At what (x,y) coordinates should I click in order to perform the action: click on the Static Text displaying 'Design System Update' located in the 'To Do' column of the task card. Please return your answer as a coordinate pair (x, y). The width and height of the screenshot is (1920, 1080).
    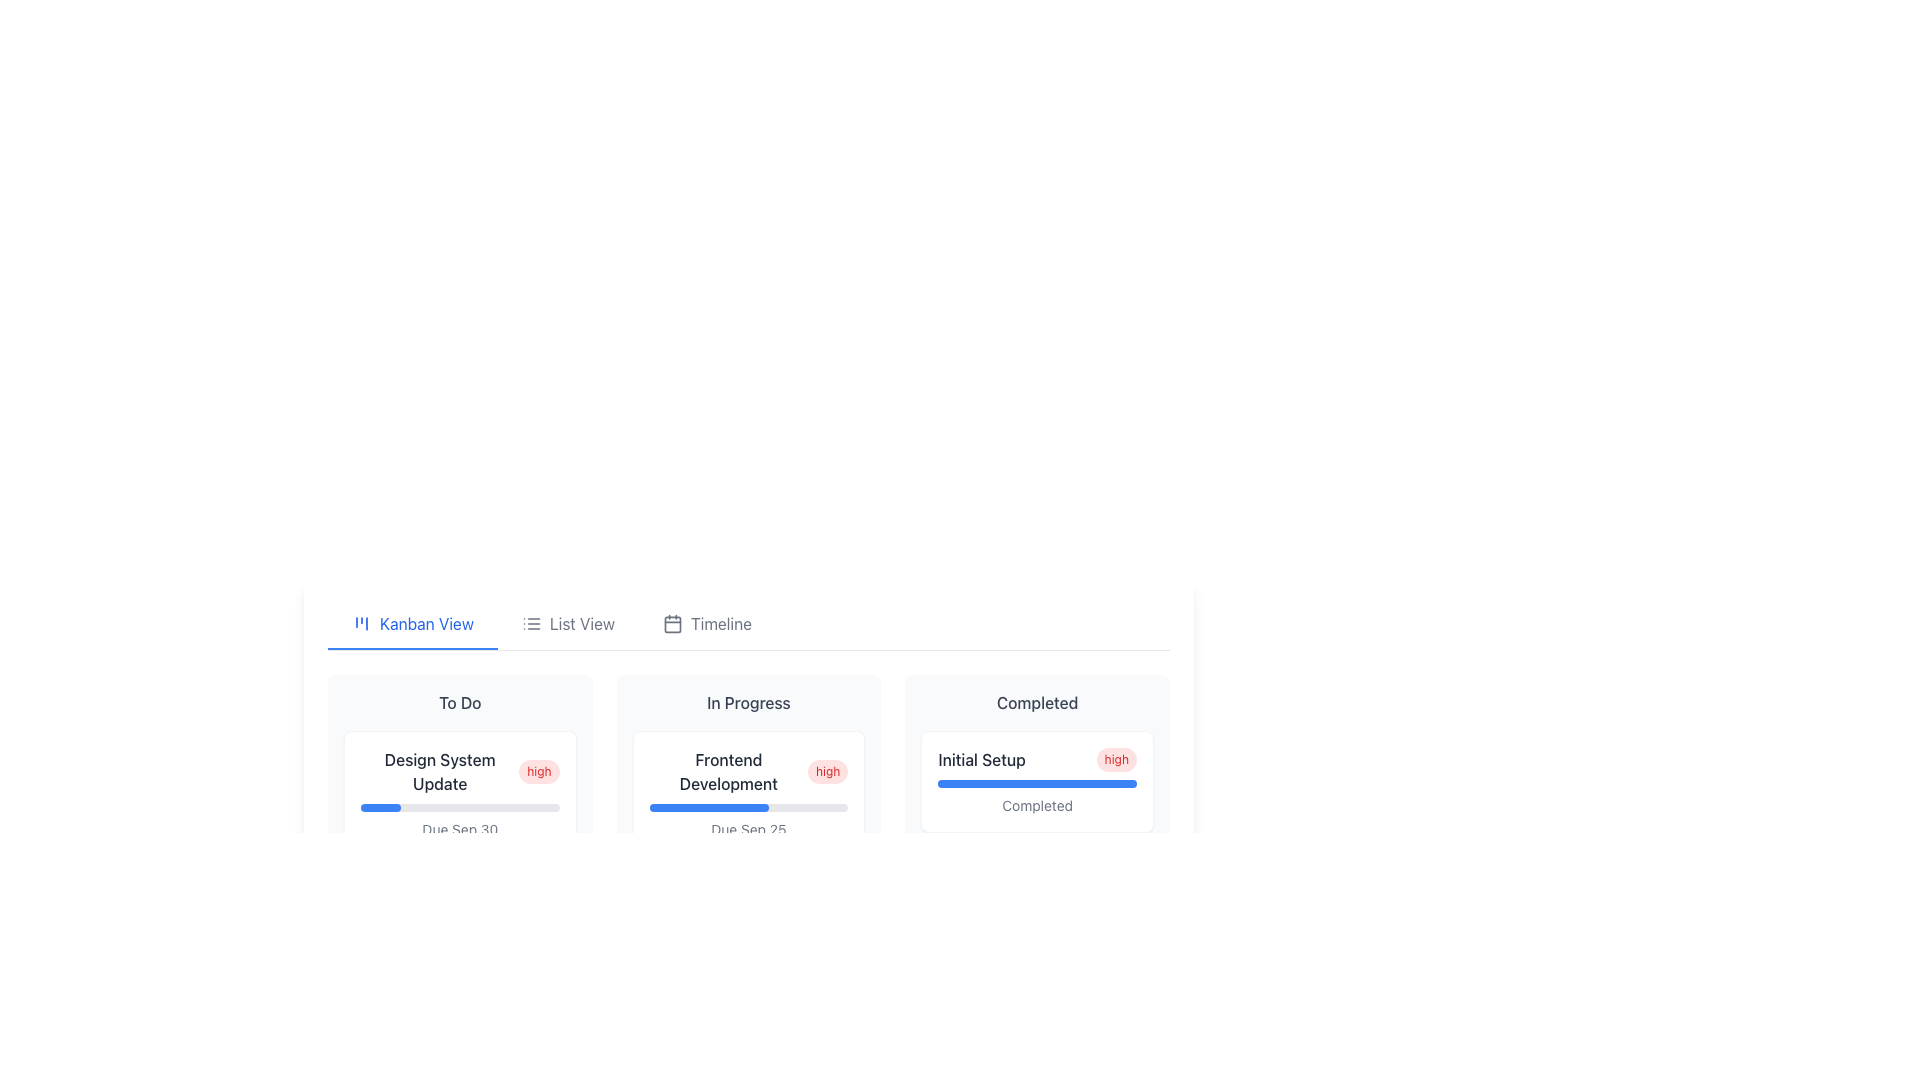
    Looking at the image, I should click on (439, 770).